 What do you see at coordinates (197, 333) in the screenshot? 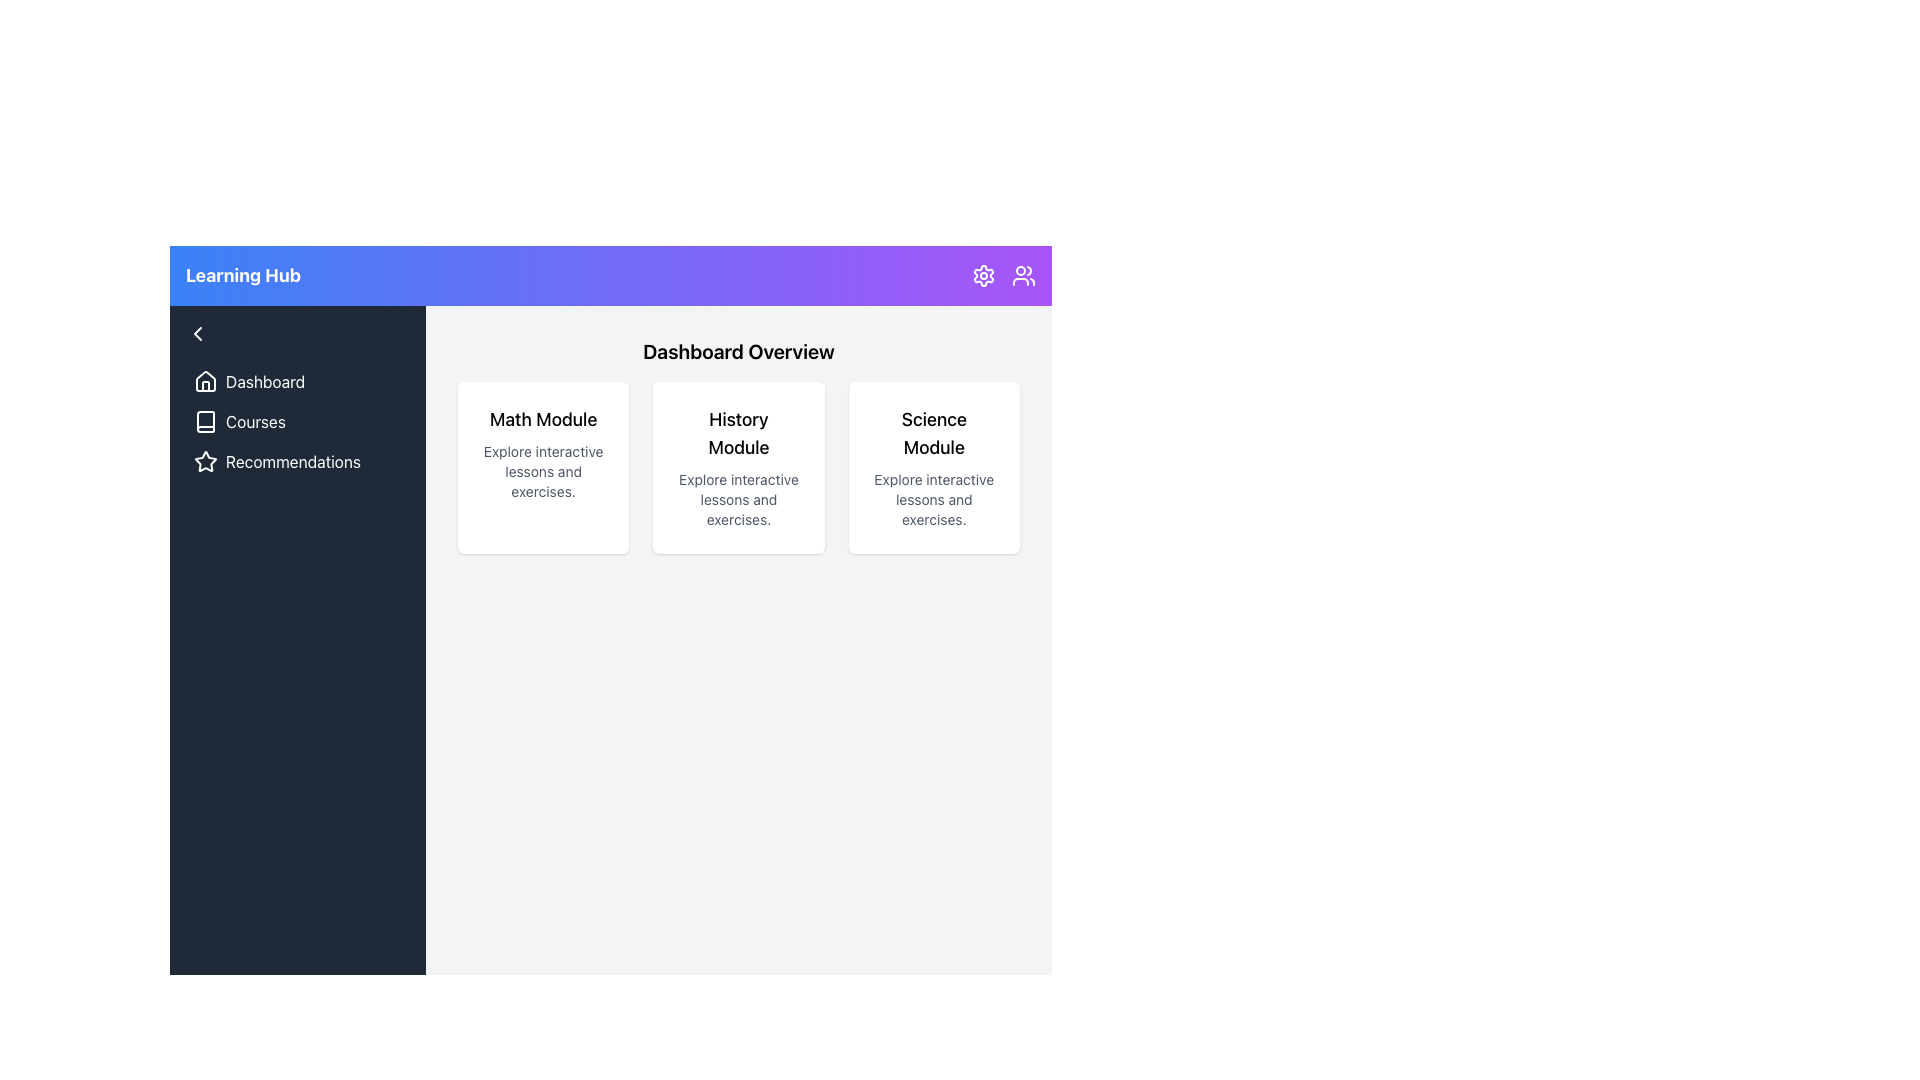
I see `the sidebar toggle button located at the top-left section of the sidebar, above the 'Dashboard' label` at bounding box center [197, 333].